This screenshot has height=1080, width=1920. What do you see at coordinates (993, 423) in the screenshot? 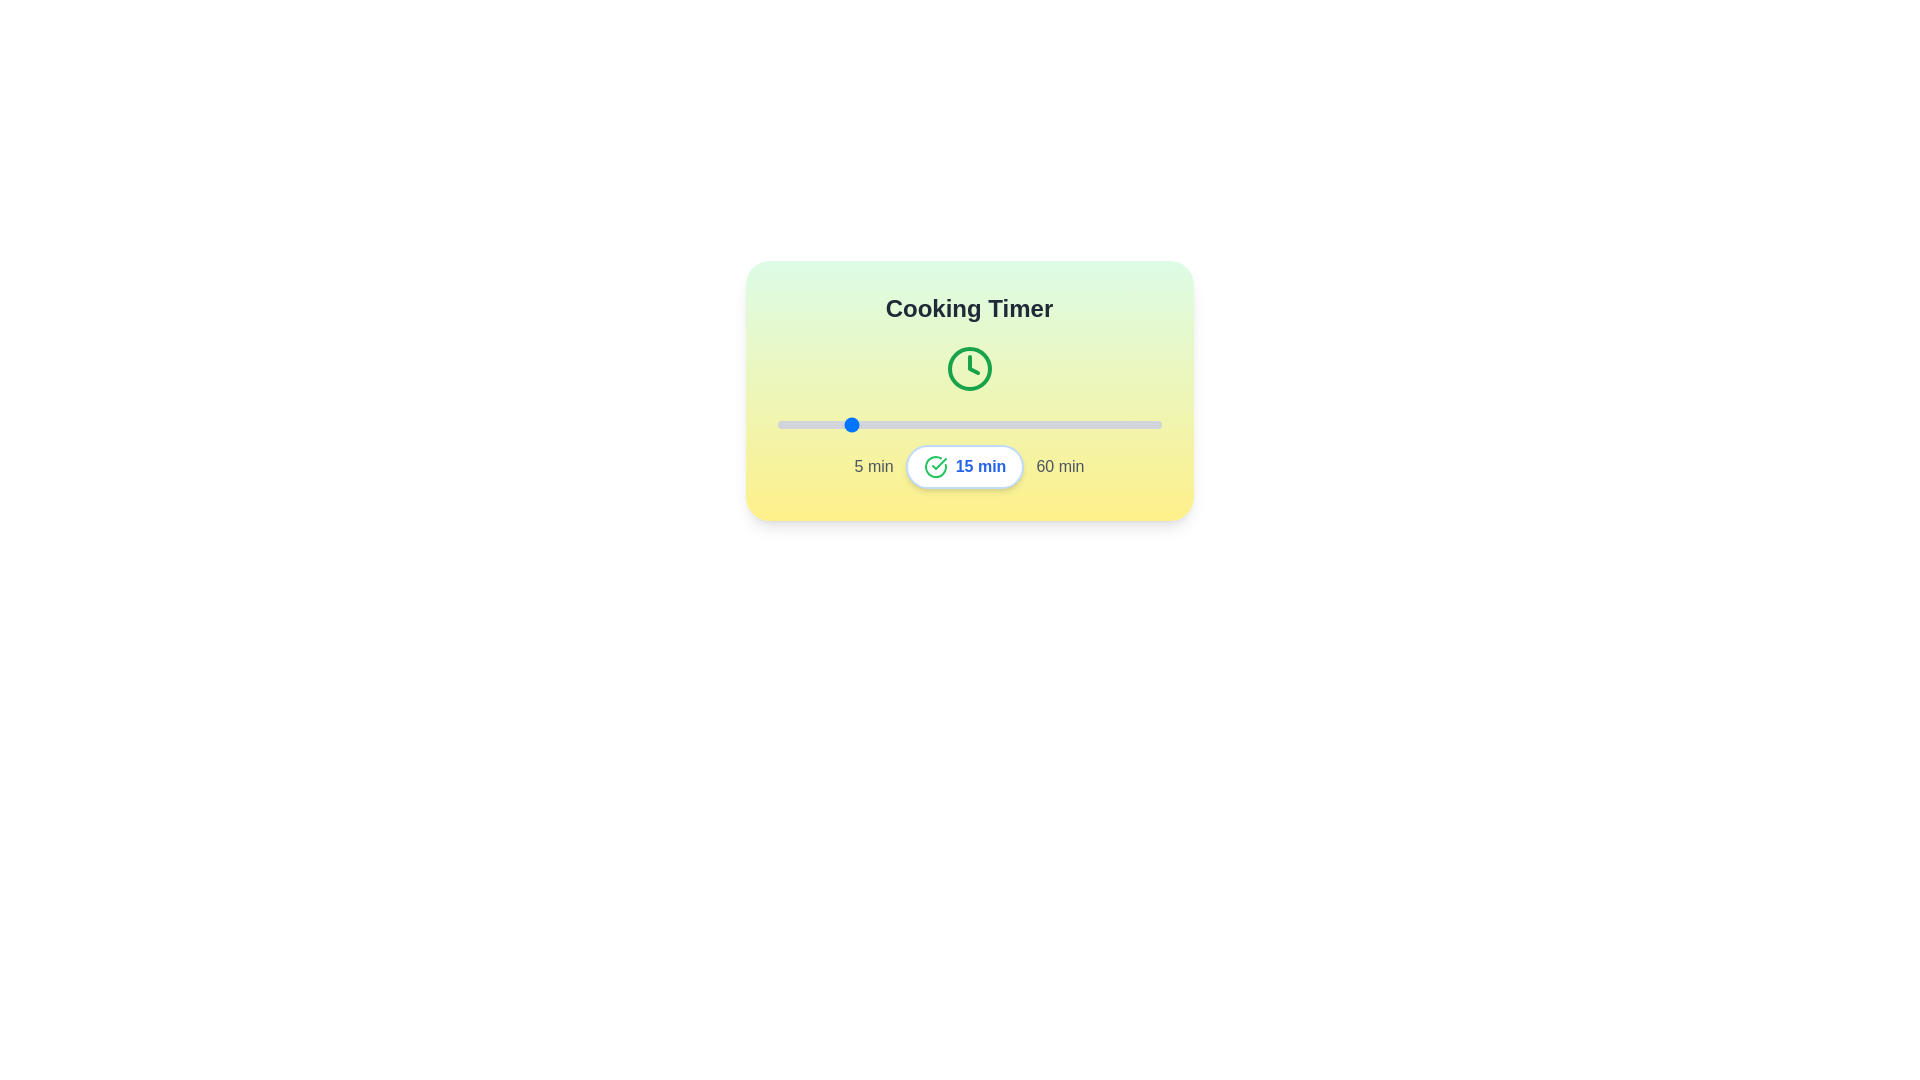
I see `slider` at bounding box center [993, 423].